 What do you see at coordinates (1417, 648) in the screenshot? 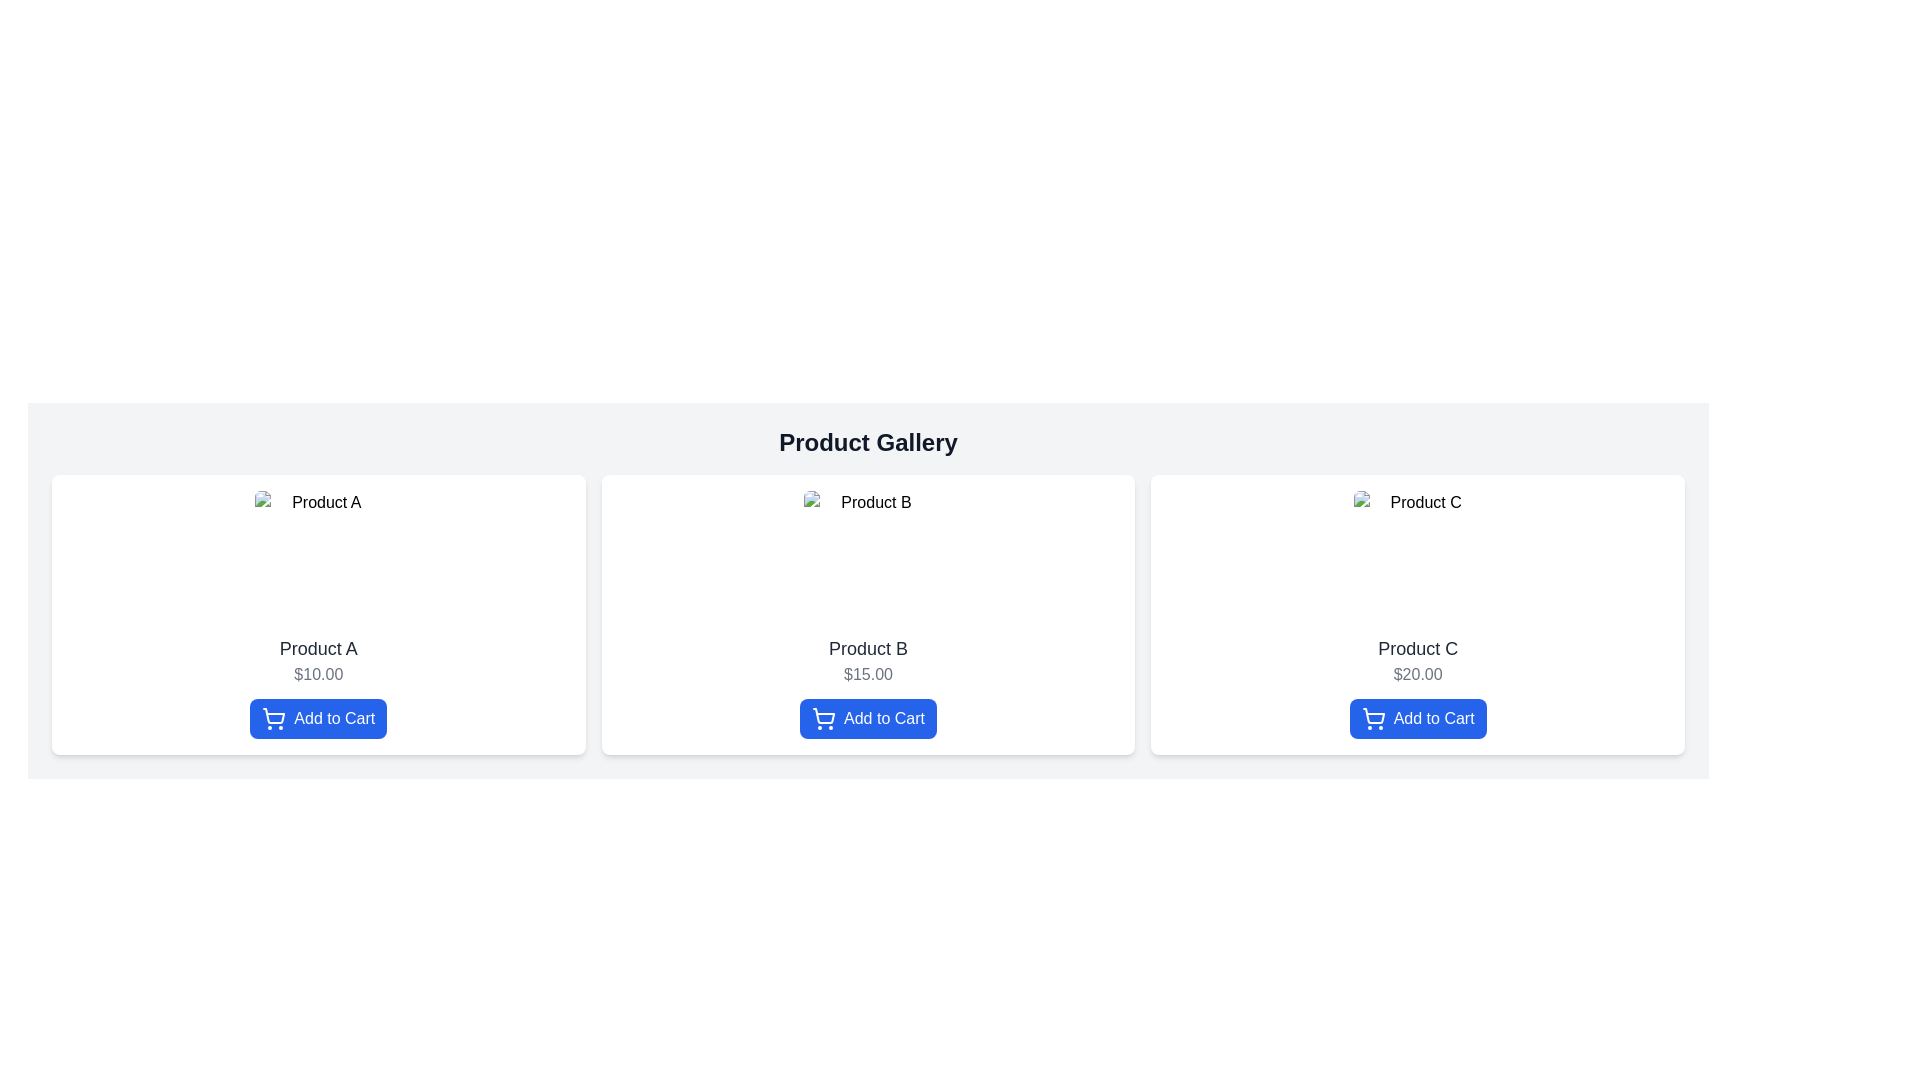
I see `the 'Product C' text label, which is bold, dark gray, and located in the last card of the product gallery, positioned below an image and above the price '$20.00'` at bounding box center [1417, 648].